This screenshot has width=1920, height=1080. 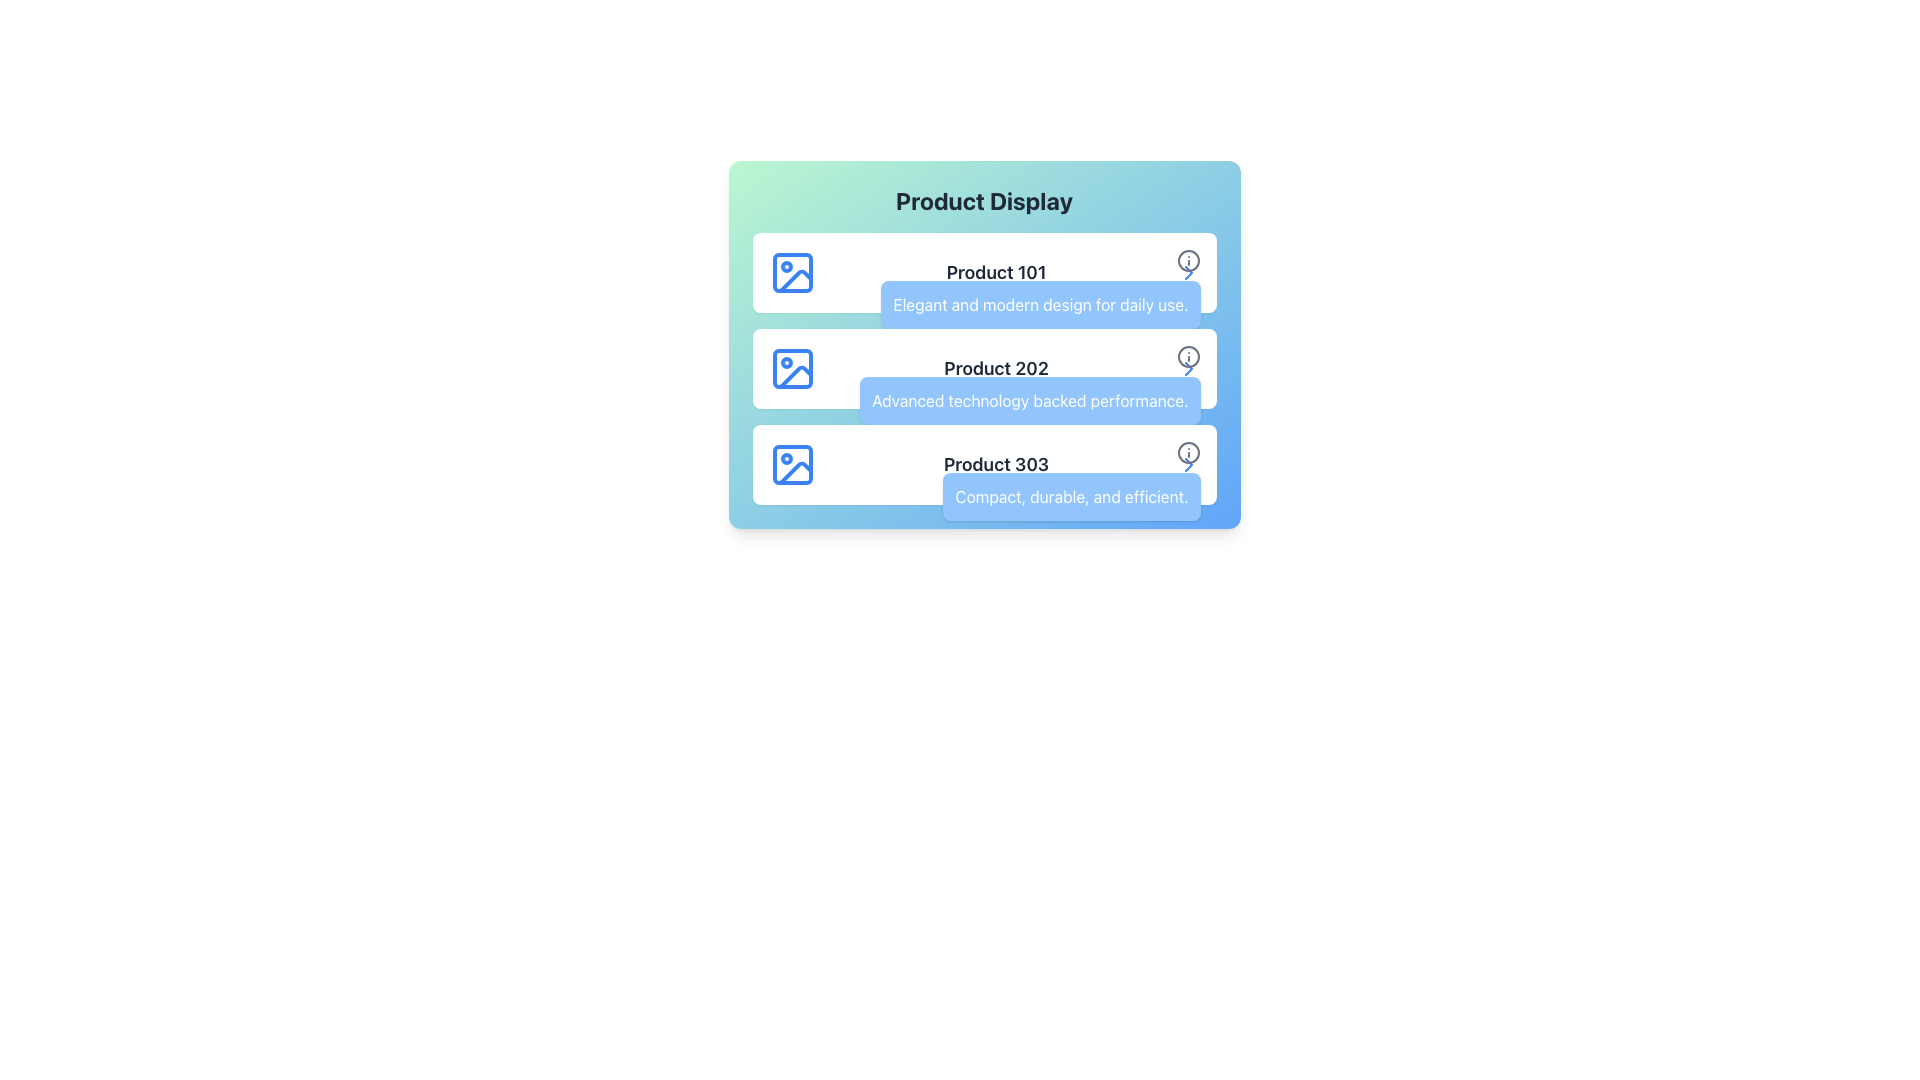 I want to click on the blue stroked angled shape icon located in the first row of the tabular display, so click(x=794, y=281).